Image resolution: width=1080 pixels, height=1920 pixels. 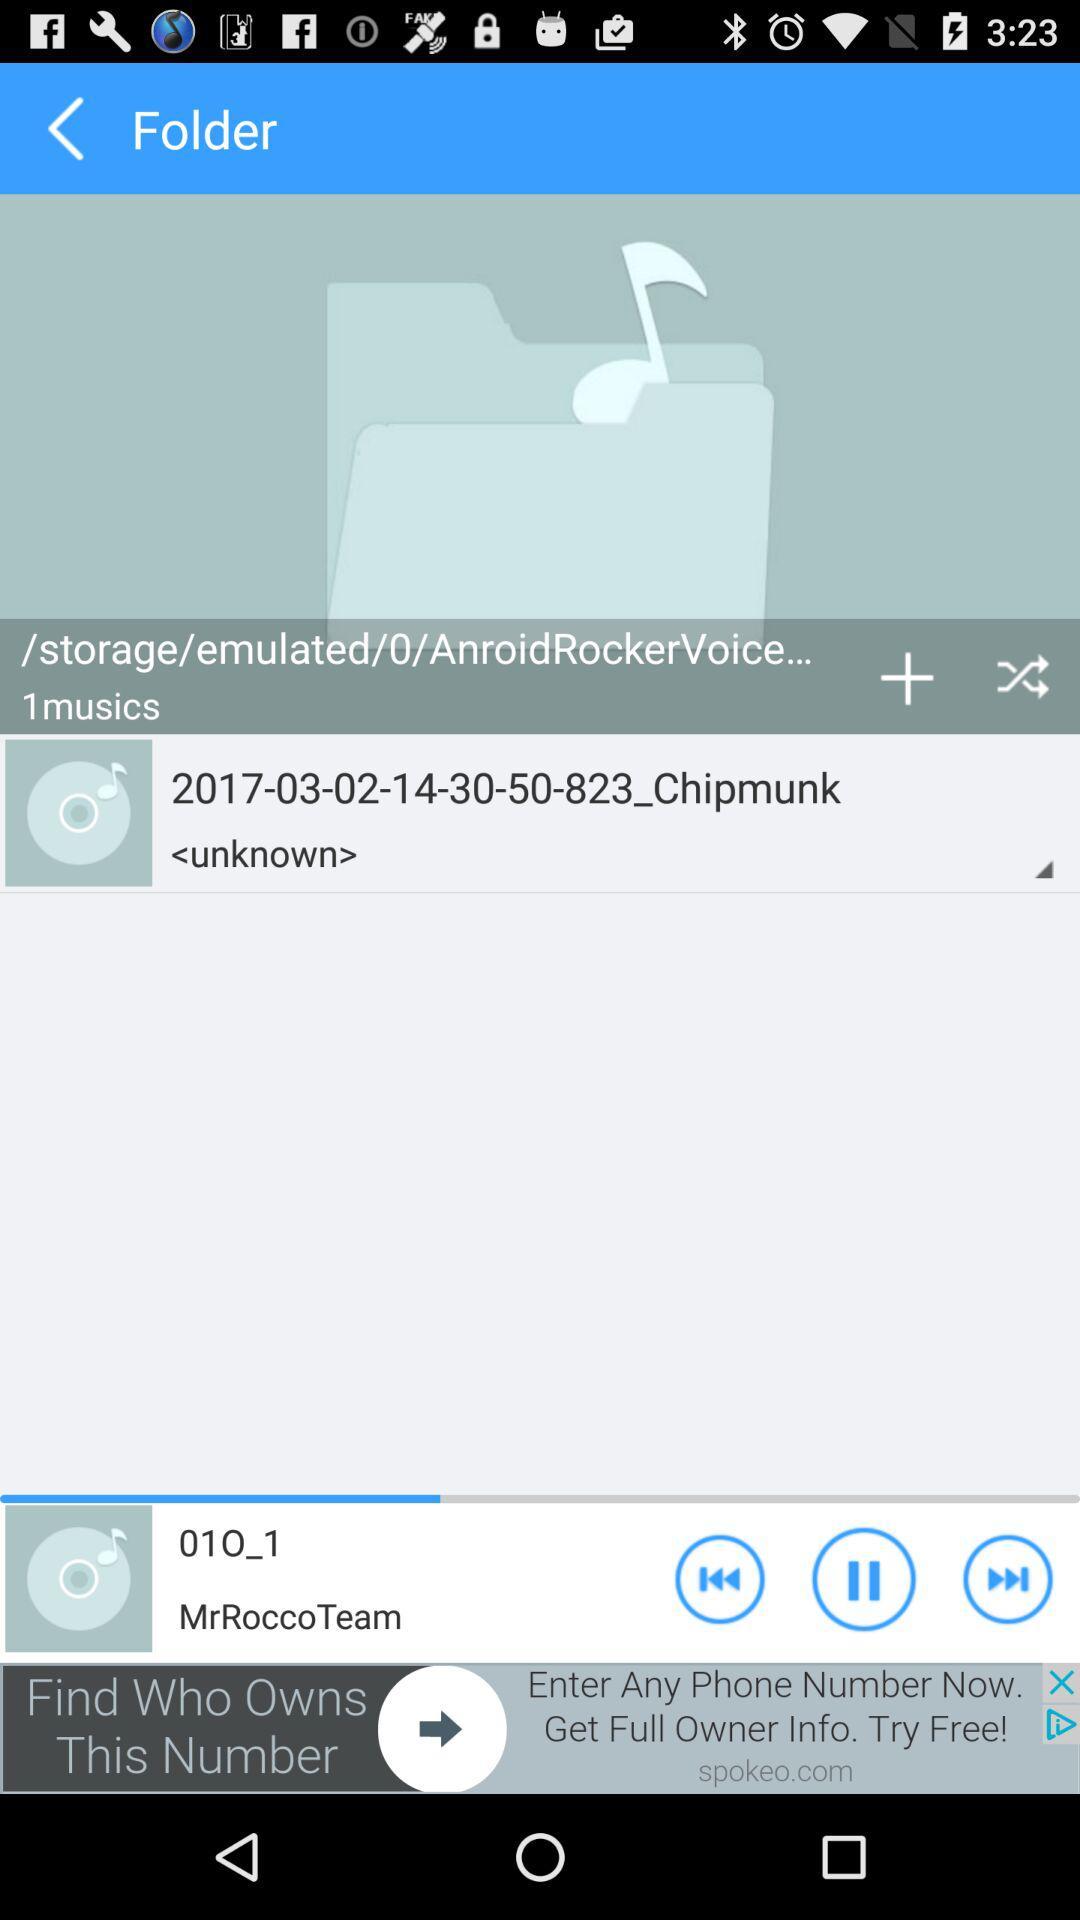 I want to click on the option, so click(x=906, y=676).